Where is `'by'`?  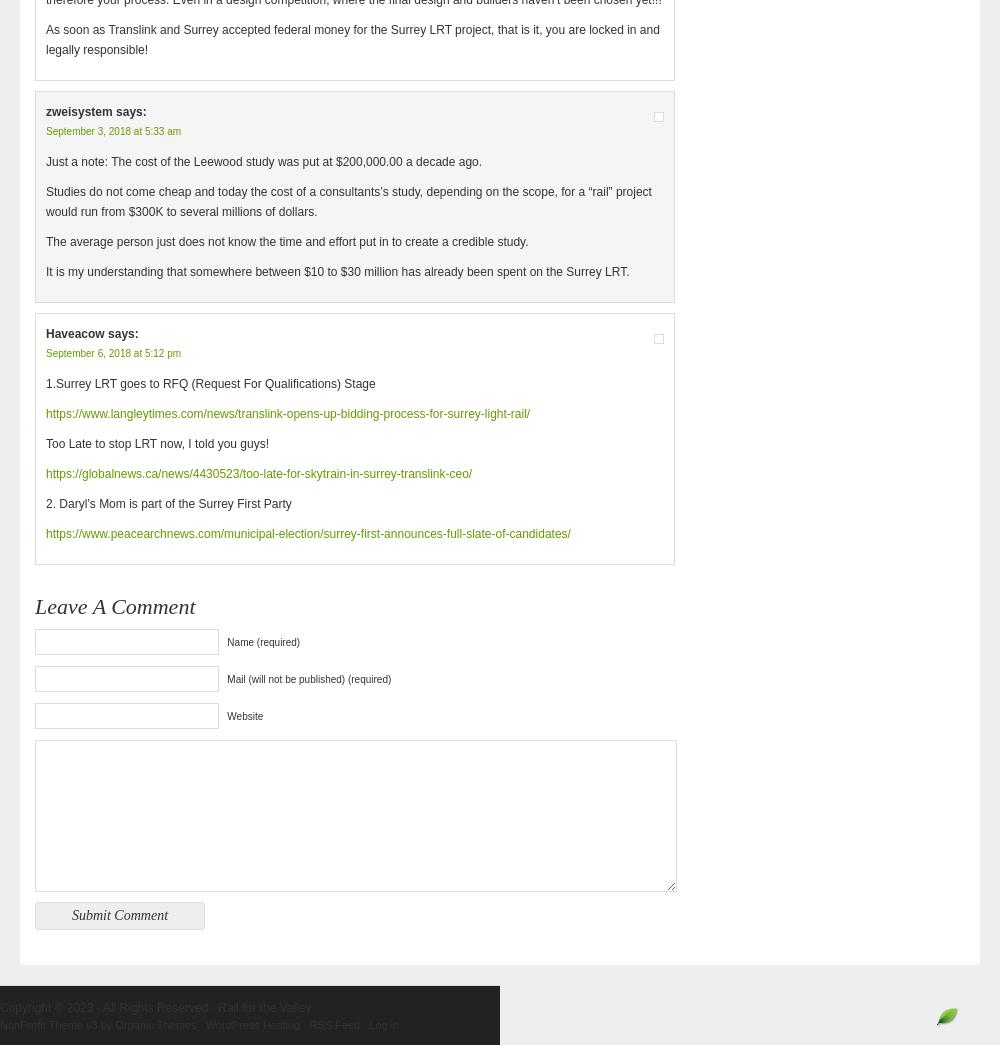
'by' is located at coordinates (96, 1025).